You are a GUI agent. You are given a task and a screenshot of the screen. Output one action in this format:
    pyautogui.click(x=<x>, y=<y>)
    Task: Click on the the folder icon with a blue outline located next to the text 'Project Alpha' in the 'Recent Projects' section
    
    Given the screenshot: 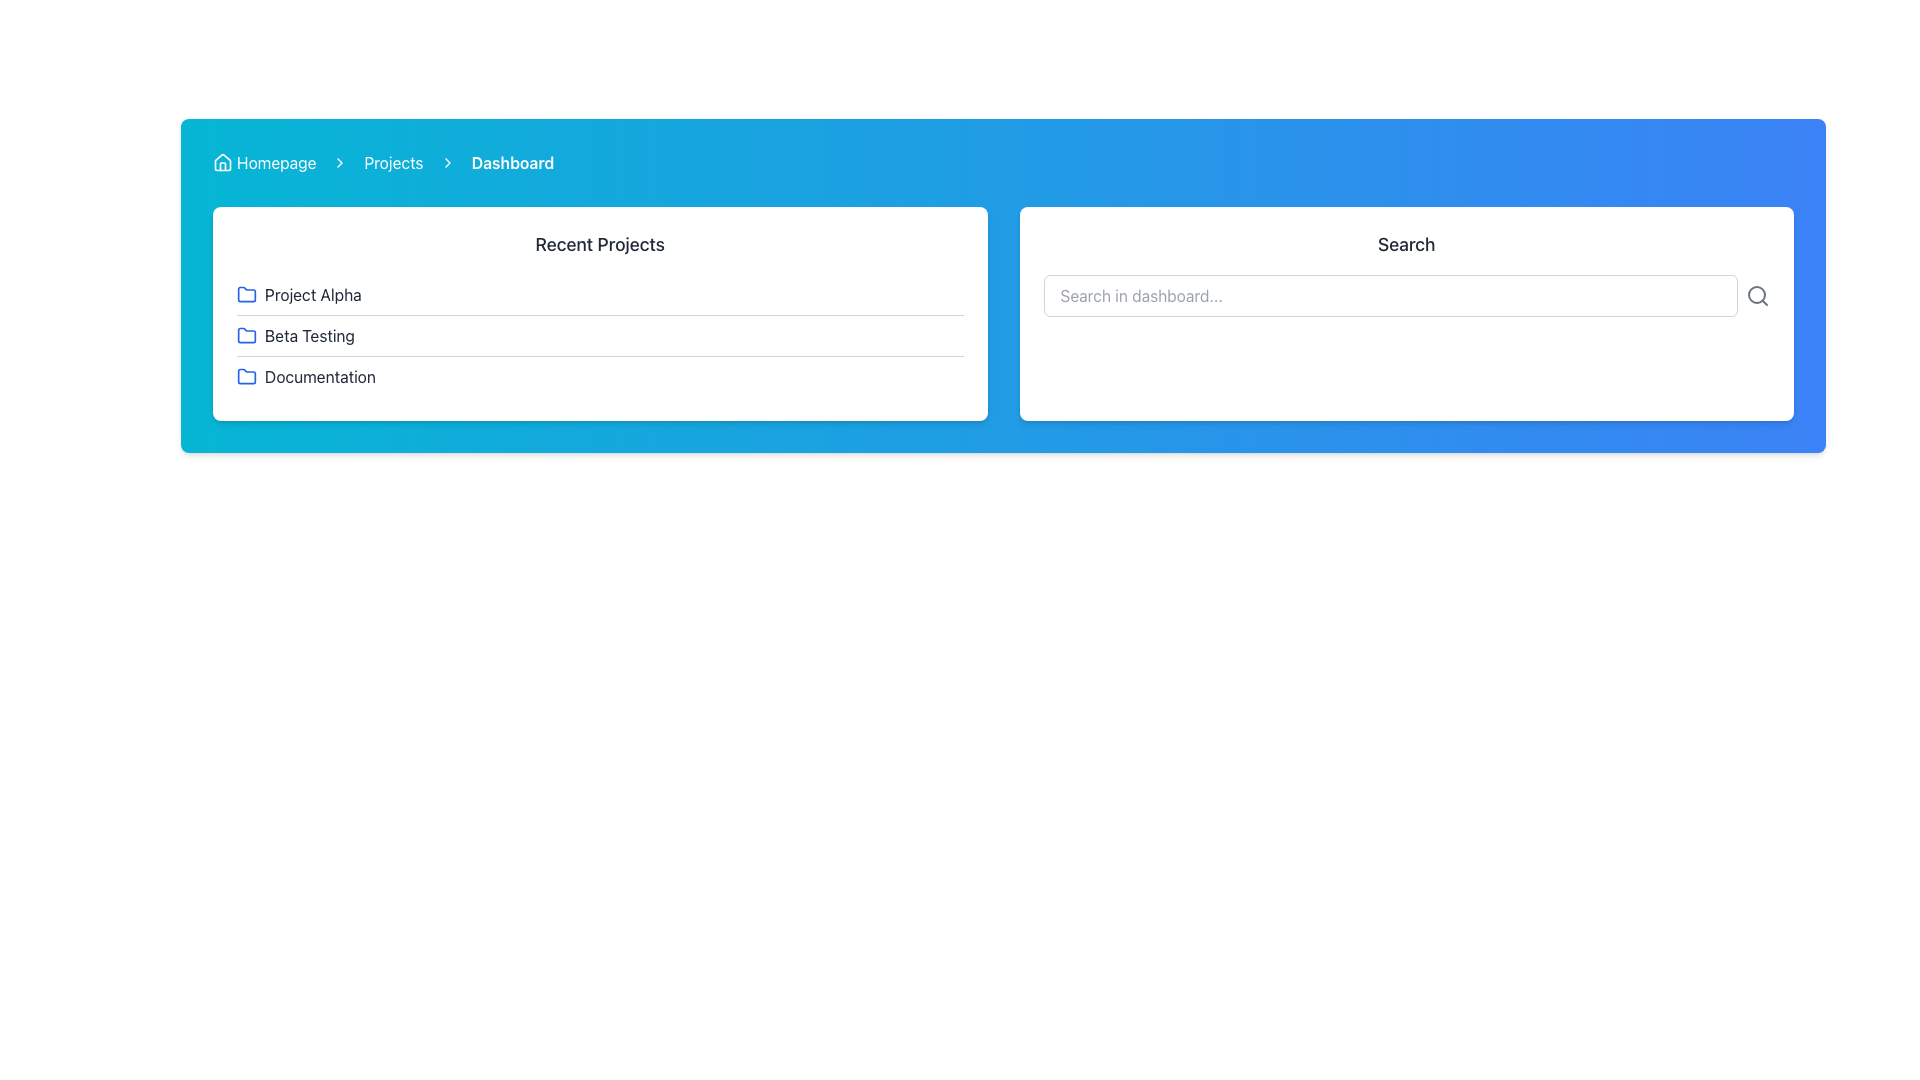 What is the action you would take?
    pyautogui.click(x=245, y=293)
    